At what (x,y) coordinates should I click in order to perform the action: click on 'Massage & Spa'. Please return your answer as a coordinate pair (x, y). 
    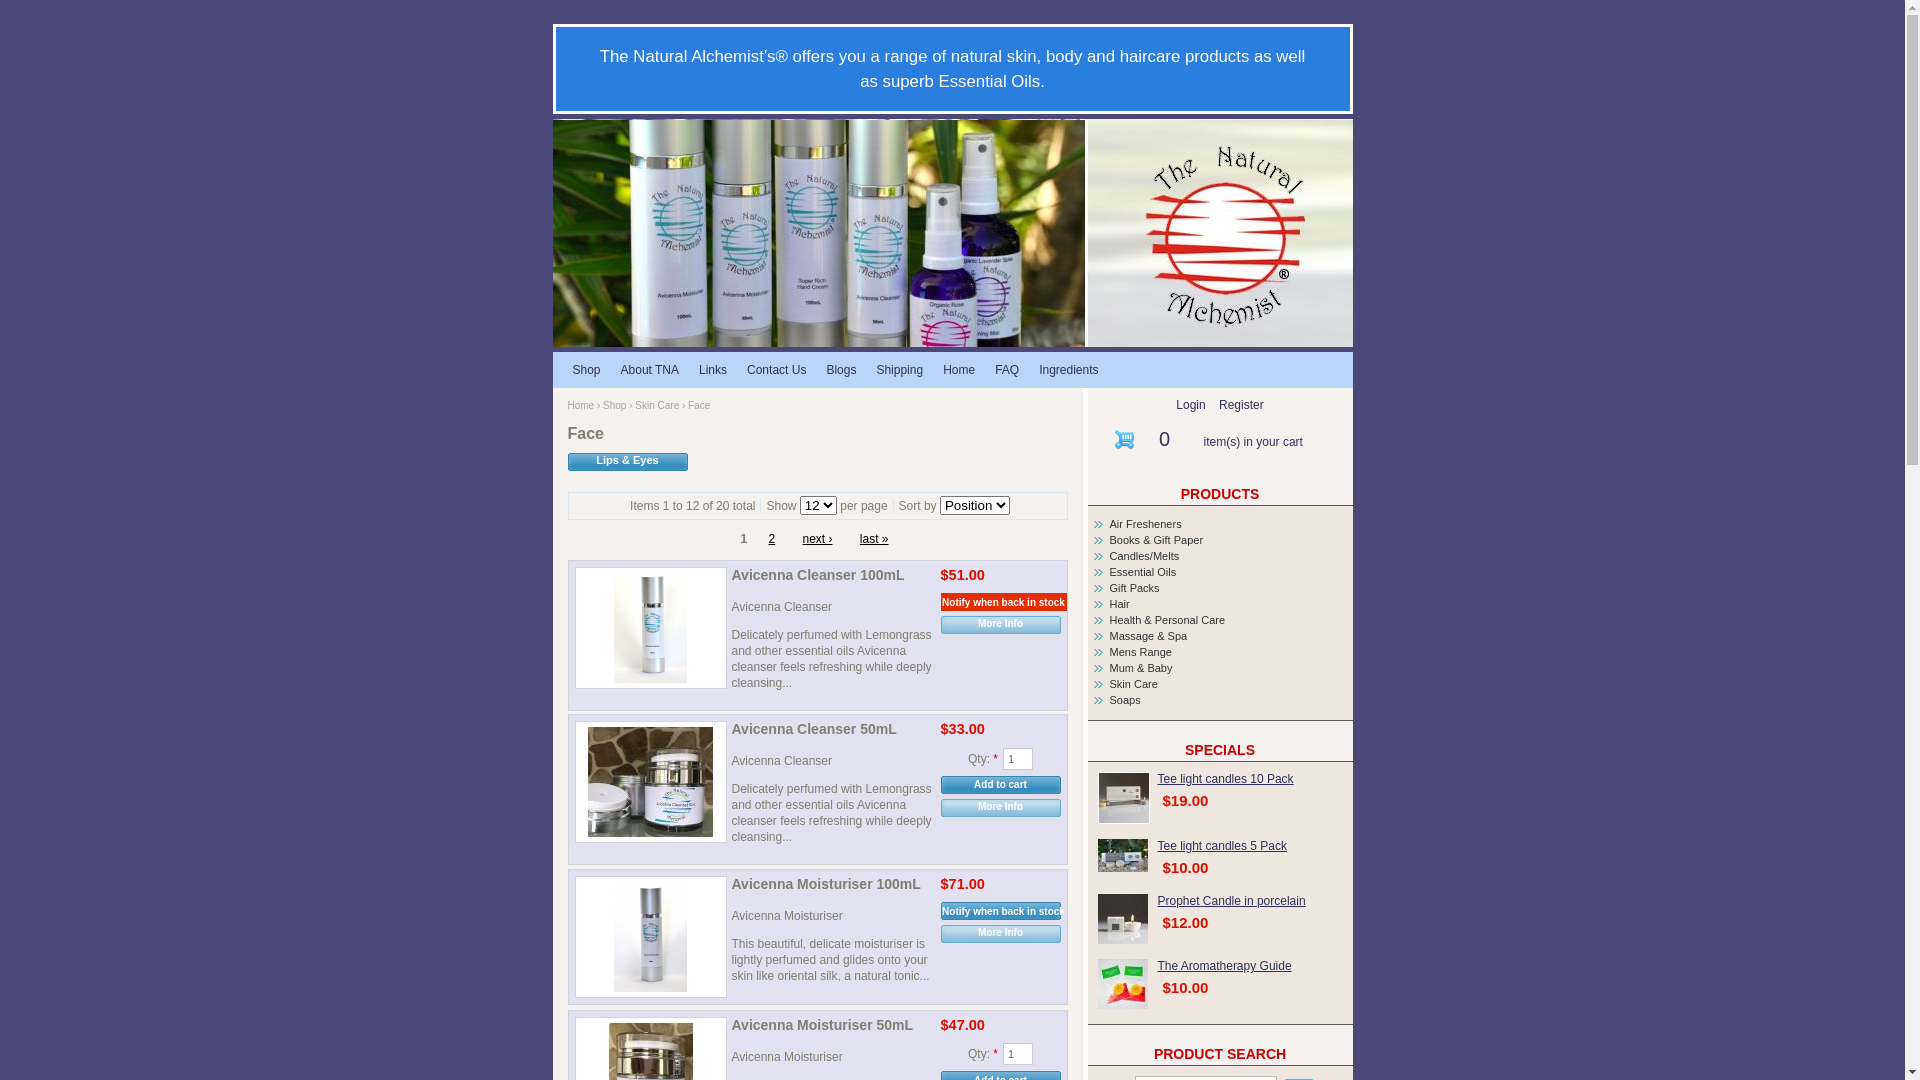
    Looking at the image, I should click on (1148, 636).